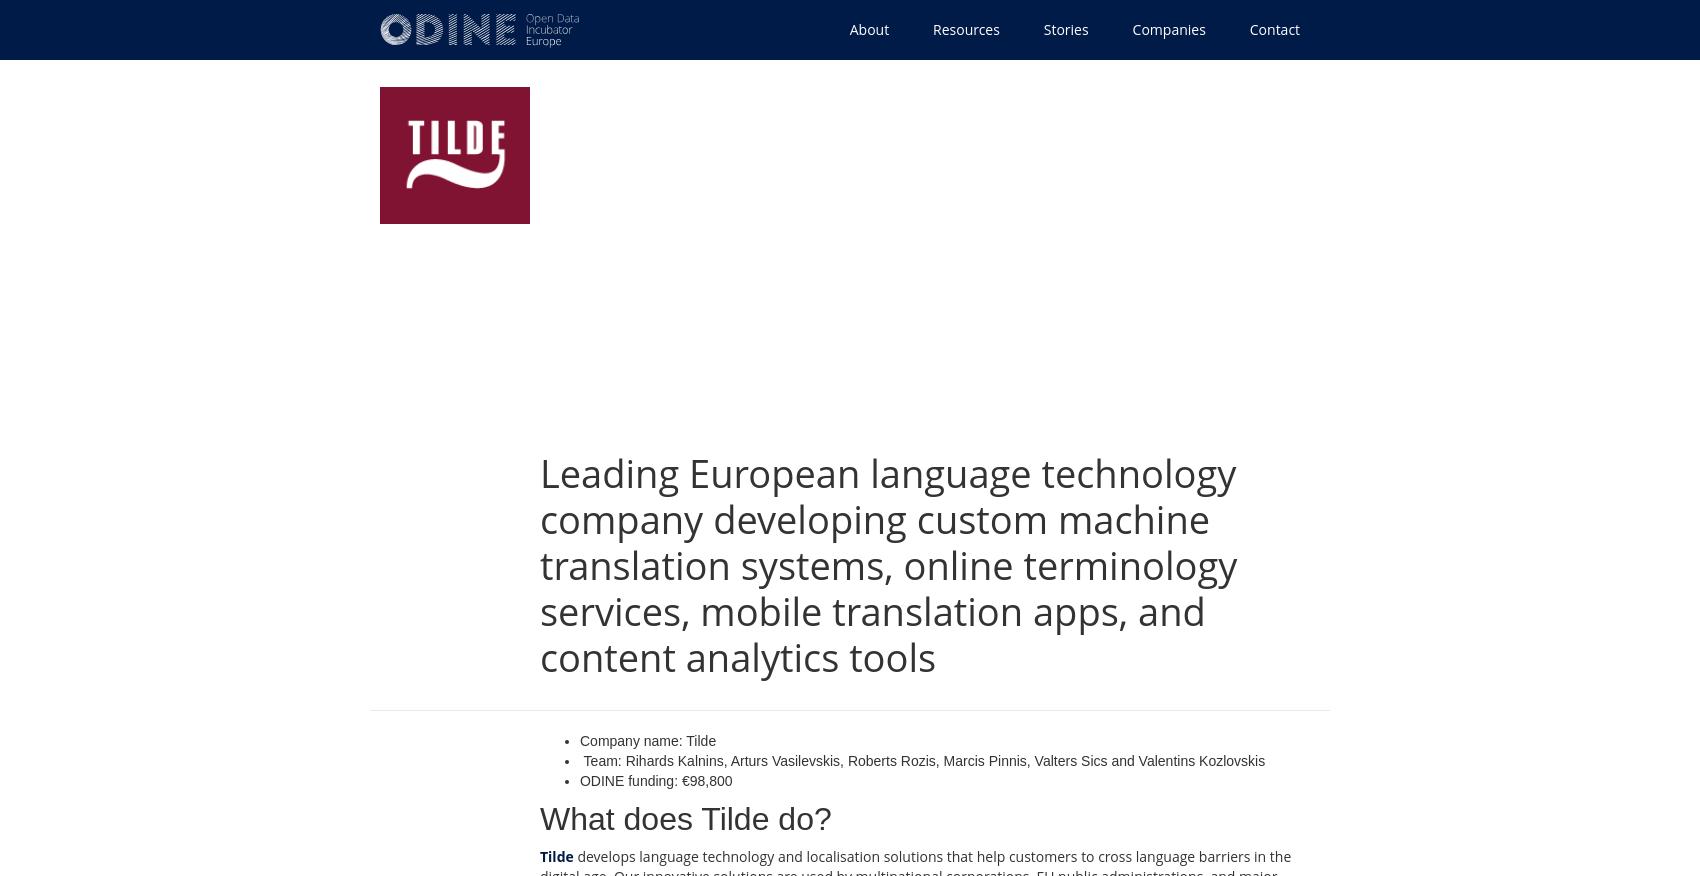  What do you see at coordinates (684, 817) in the screenshot?
I see `'What does Tilde do?'` at bounding box center [684, 817].